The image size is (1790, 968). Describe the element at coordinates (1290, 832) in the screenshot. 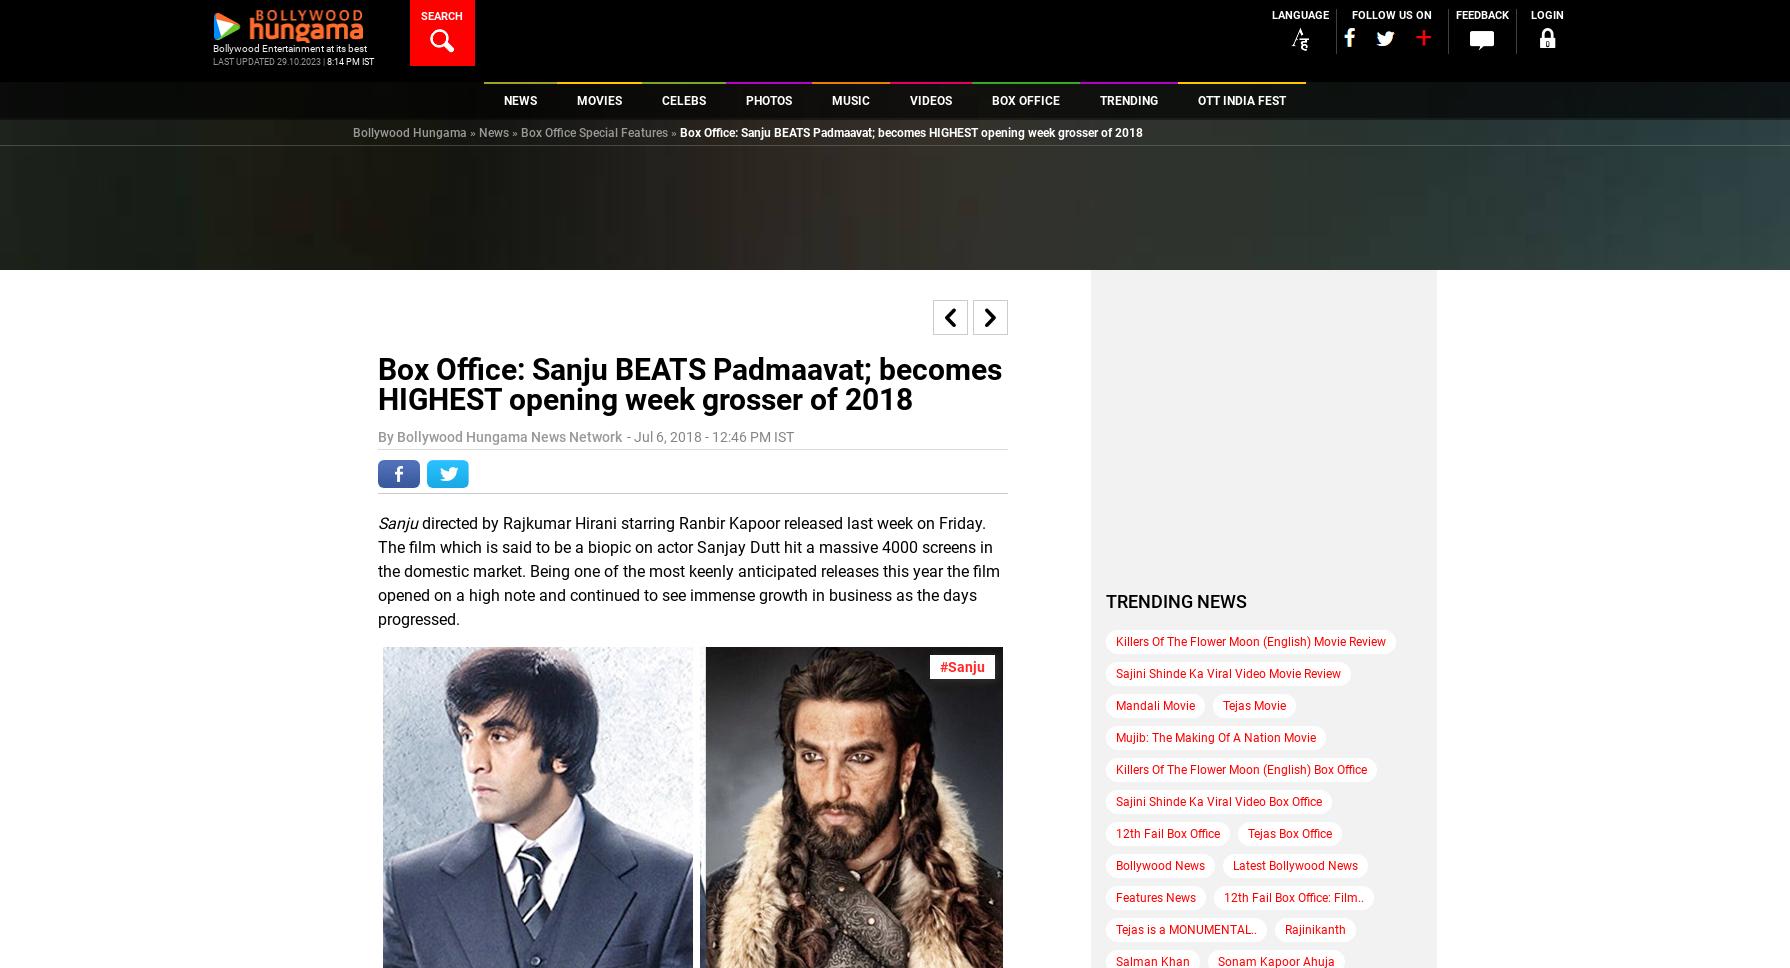

I see `'Tejas Box Office'` at that location.